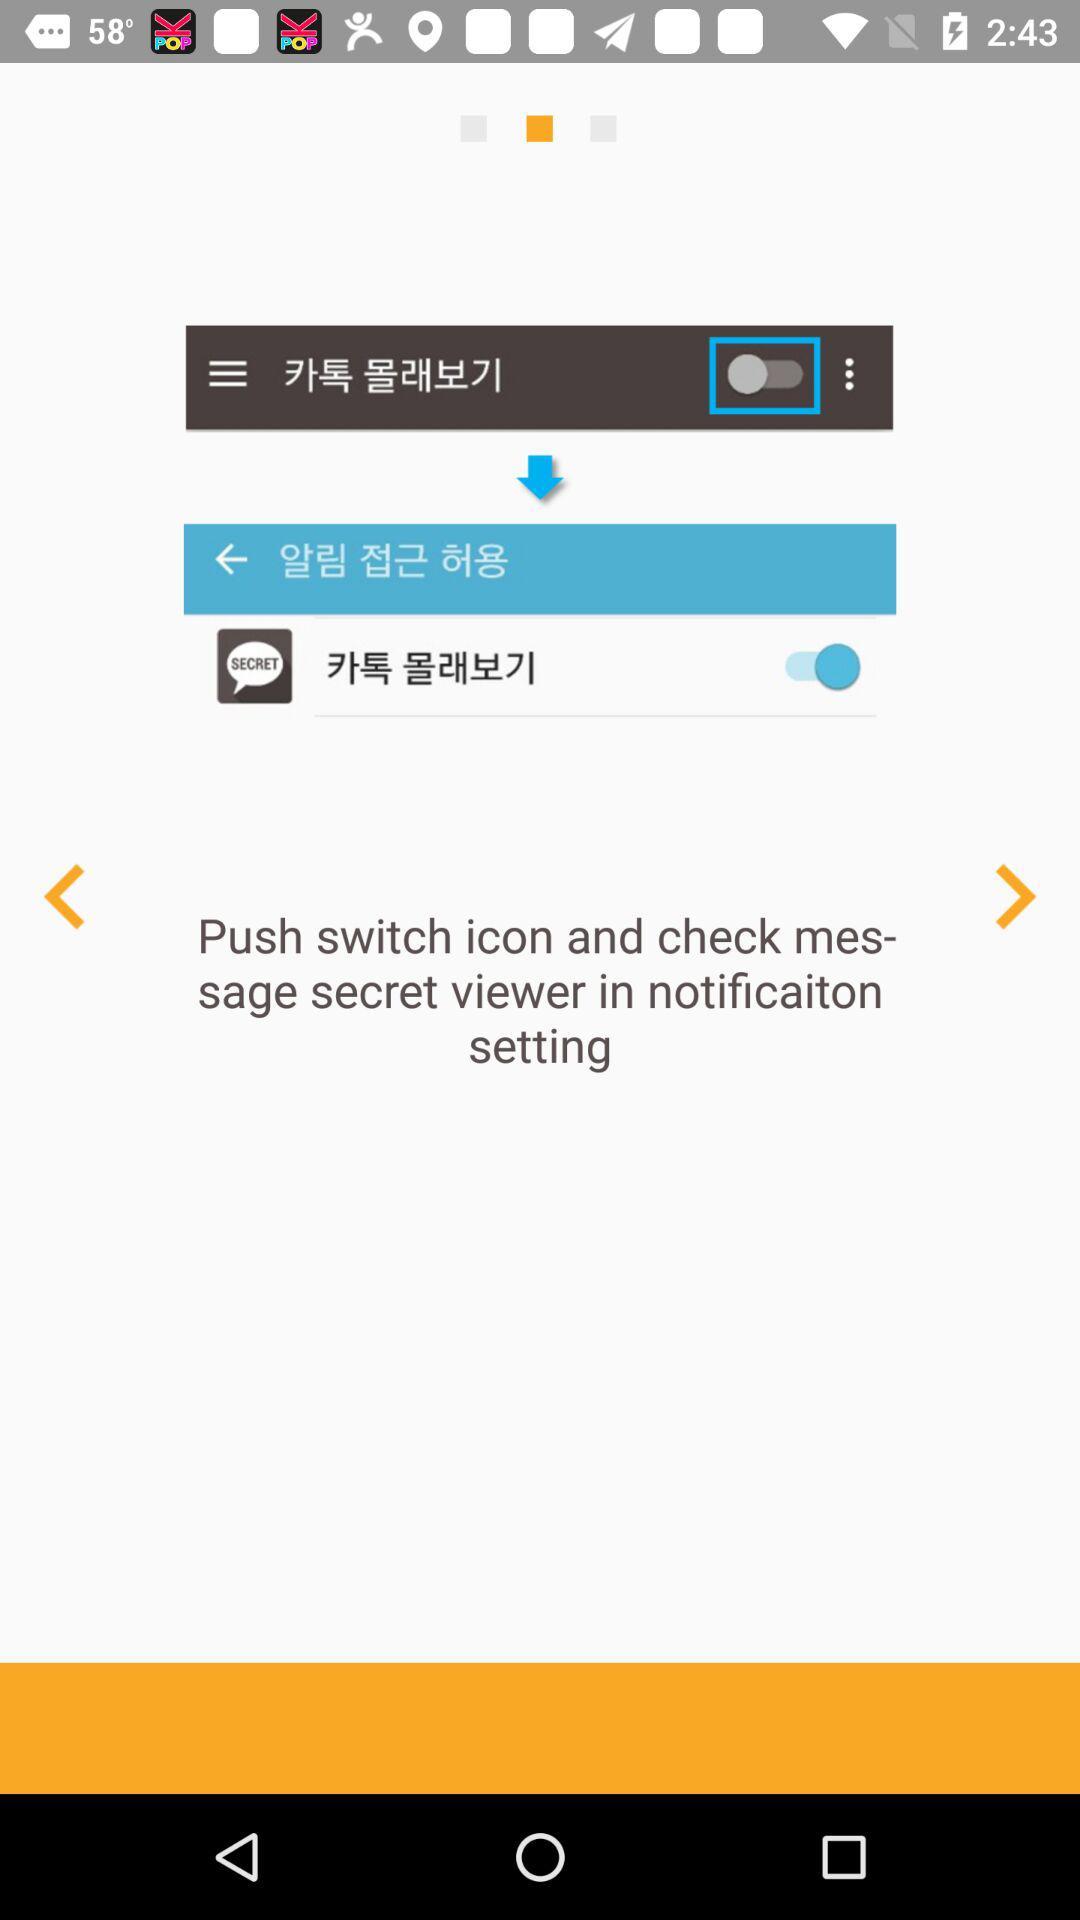  Describe the element at coordinates (64, 895) in the screenshot. I see `the arrow_backward icon` at that location.